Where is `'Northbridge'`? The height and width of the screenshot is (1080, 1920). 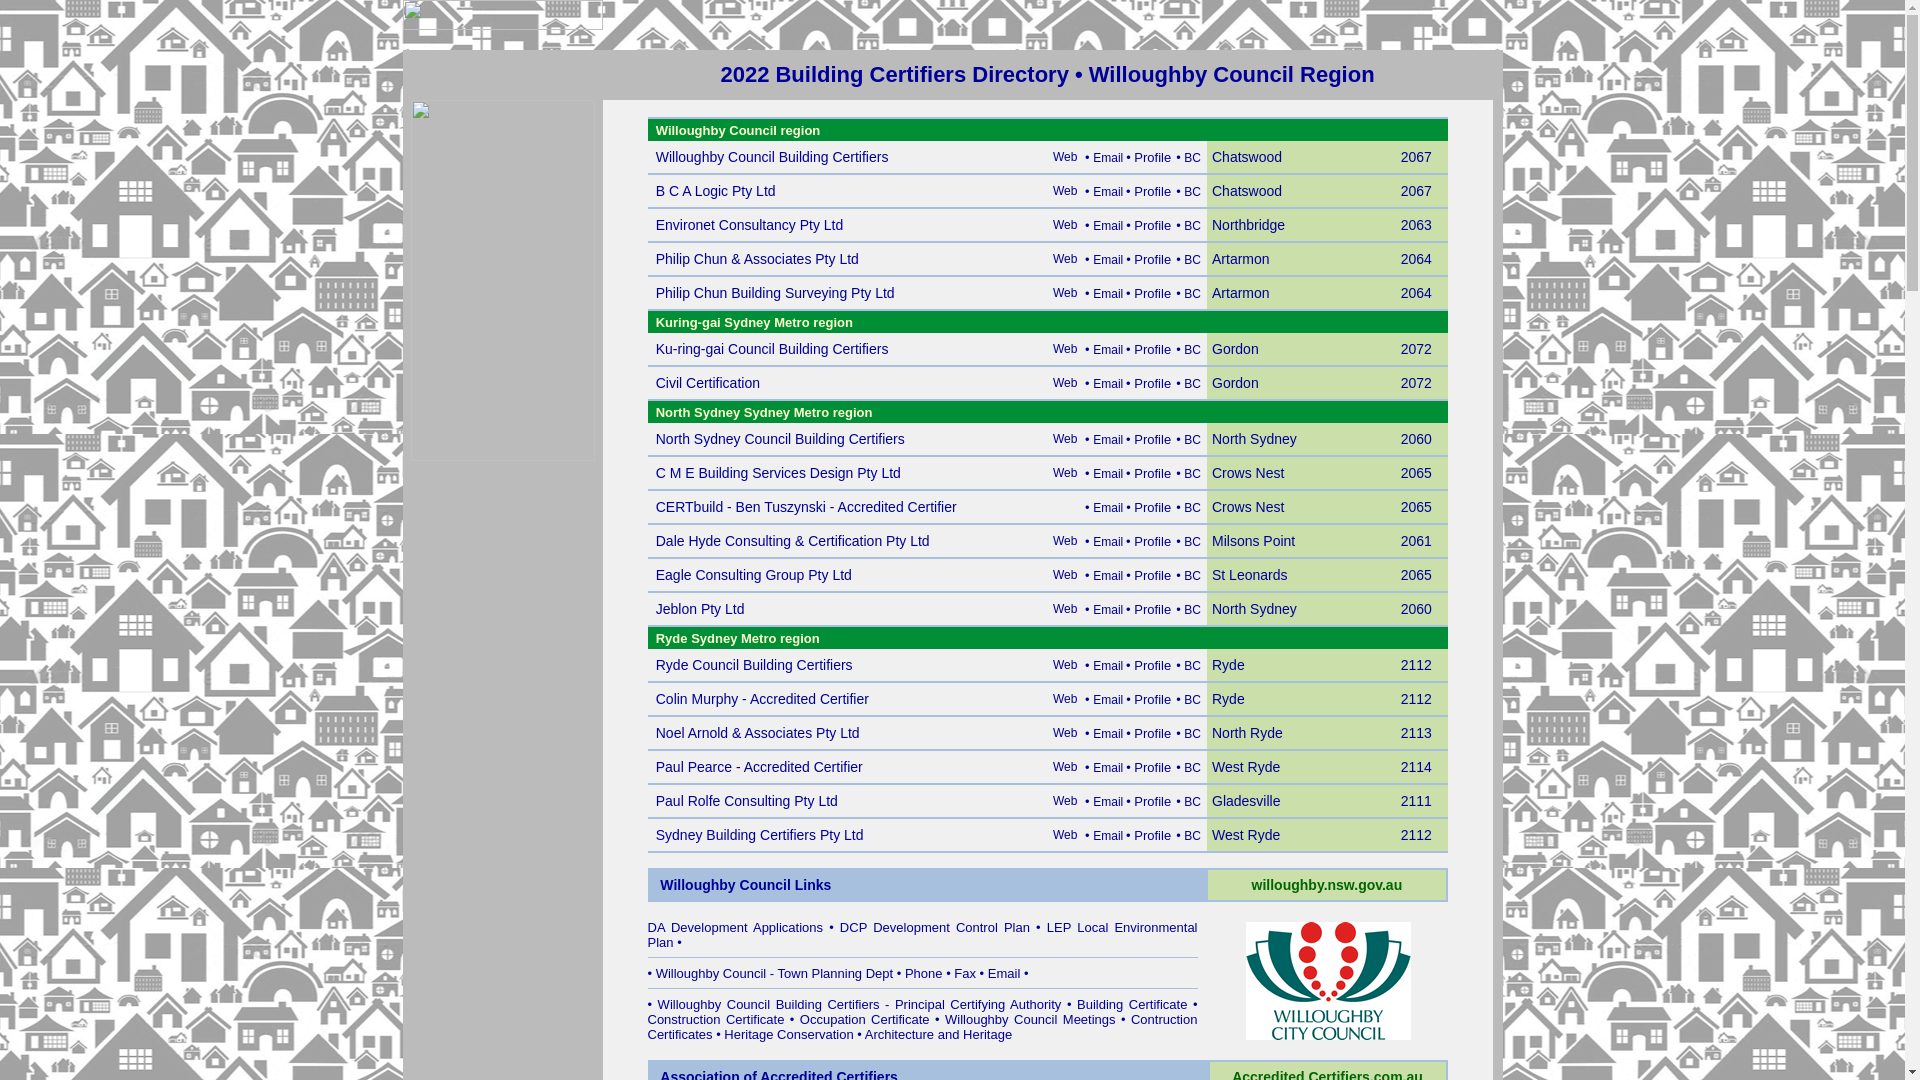
'Northbridge' is located at coordinates (1247, 225).